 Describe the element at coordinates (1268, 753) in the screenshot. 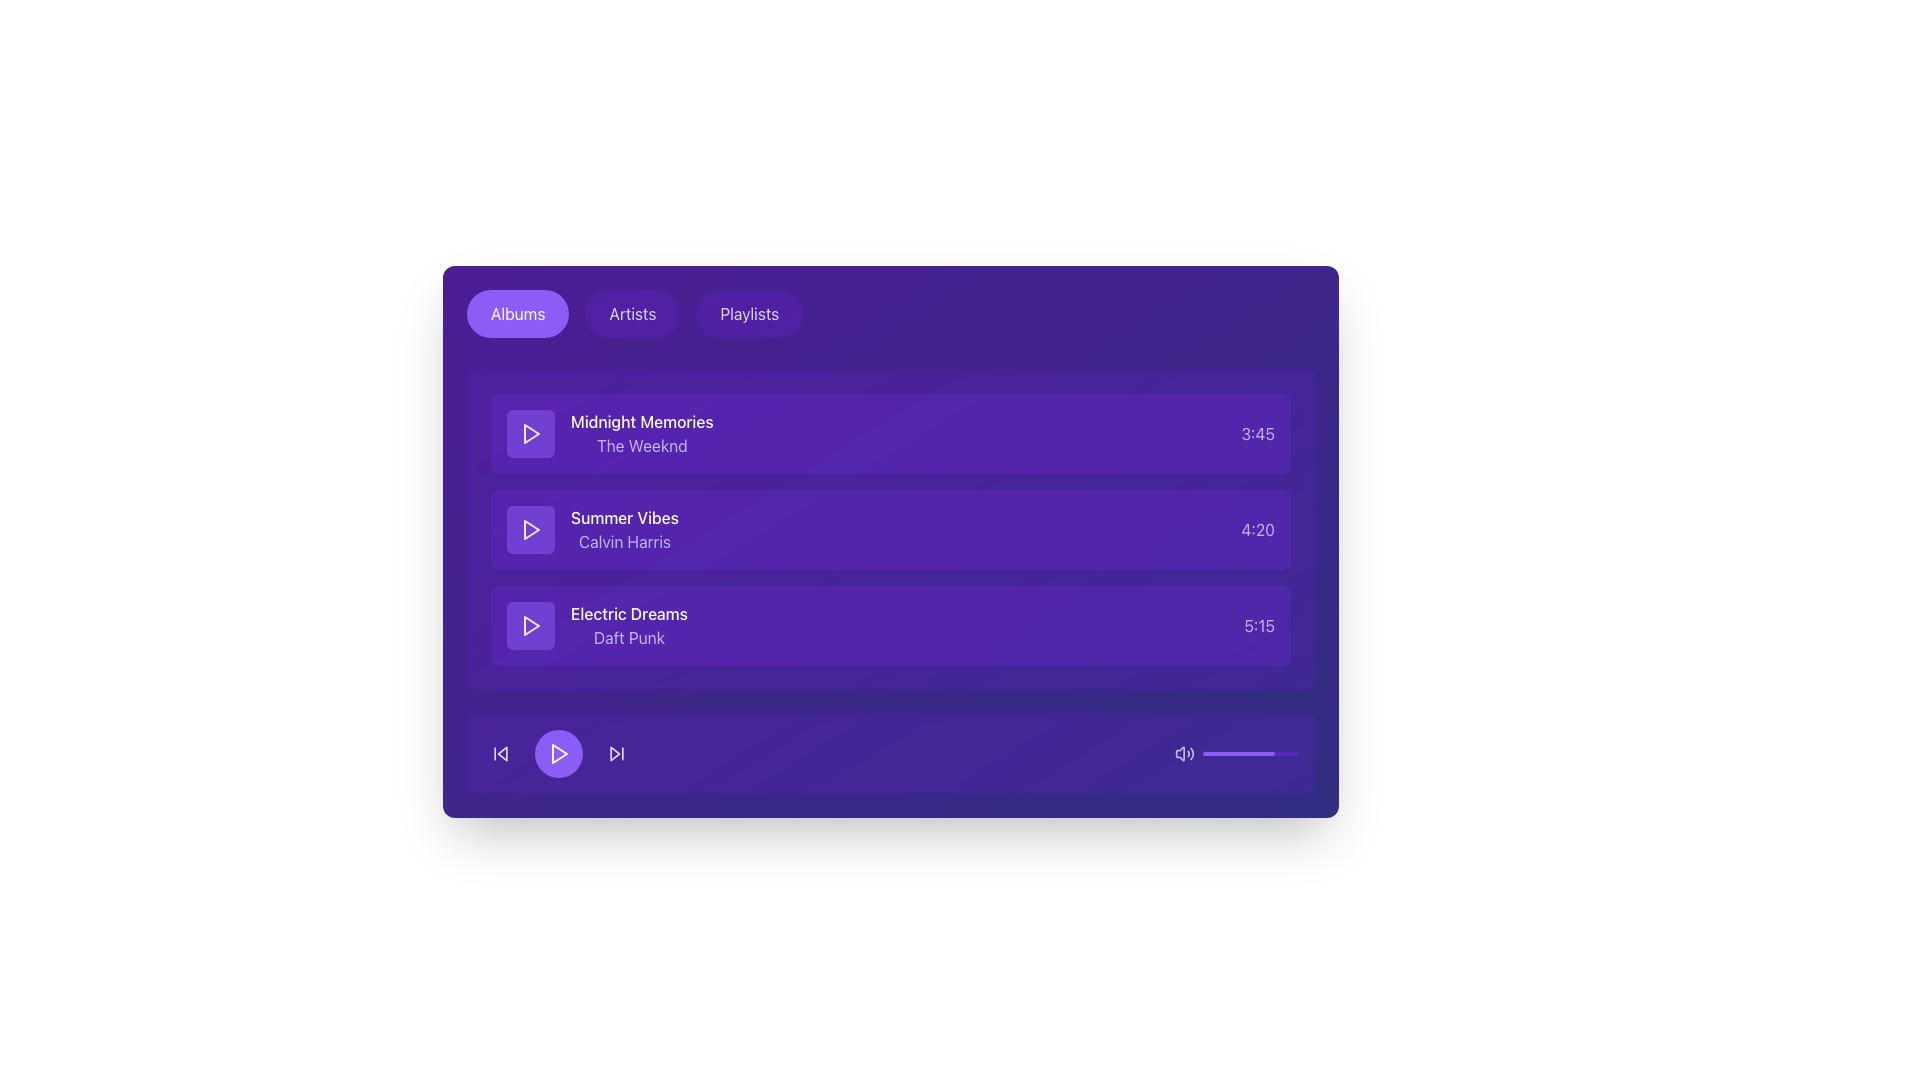

I see `the volume` at that location.